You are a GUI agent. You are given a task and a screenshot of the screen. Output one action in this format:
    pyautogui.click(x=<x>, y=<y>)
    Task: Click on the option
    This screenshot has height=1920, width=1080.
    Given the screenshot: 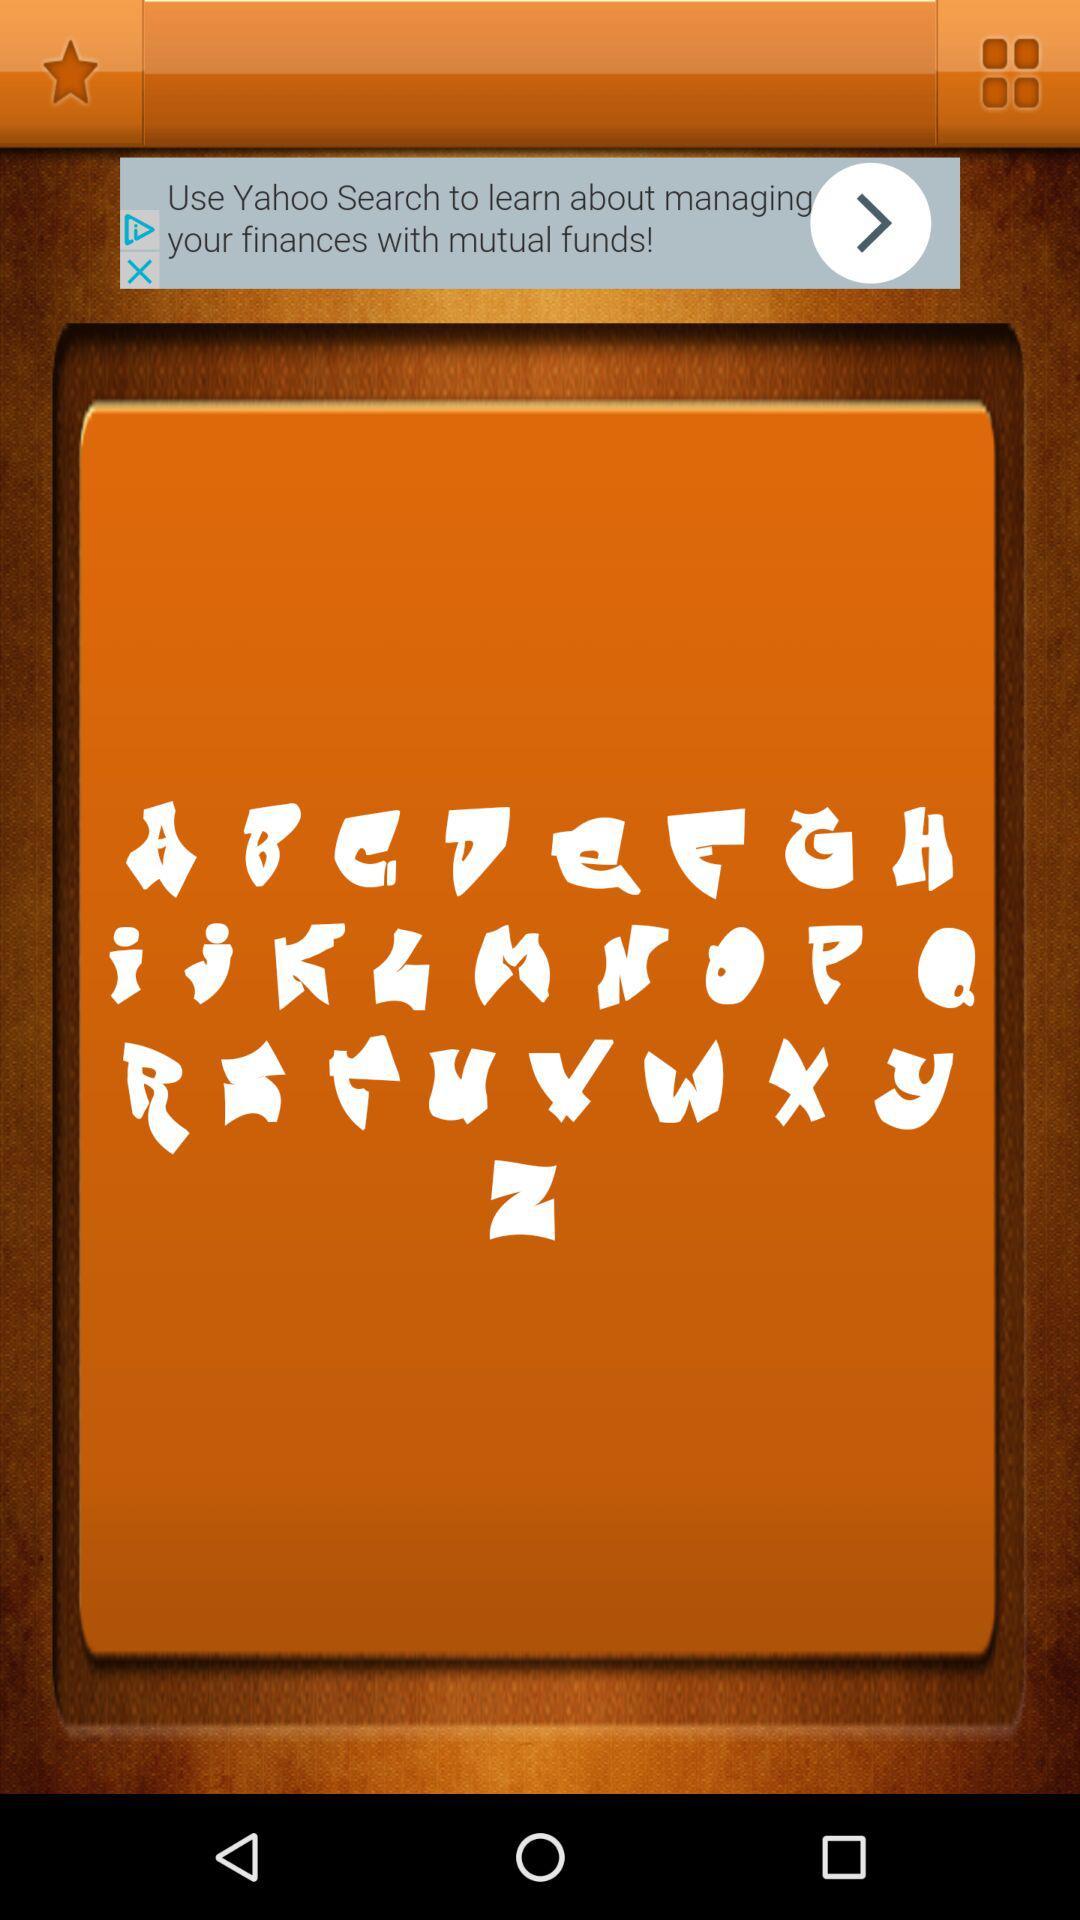 What is the action you would take?
    pyautogui.click(x=1007, y=72)
    